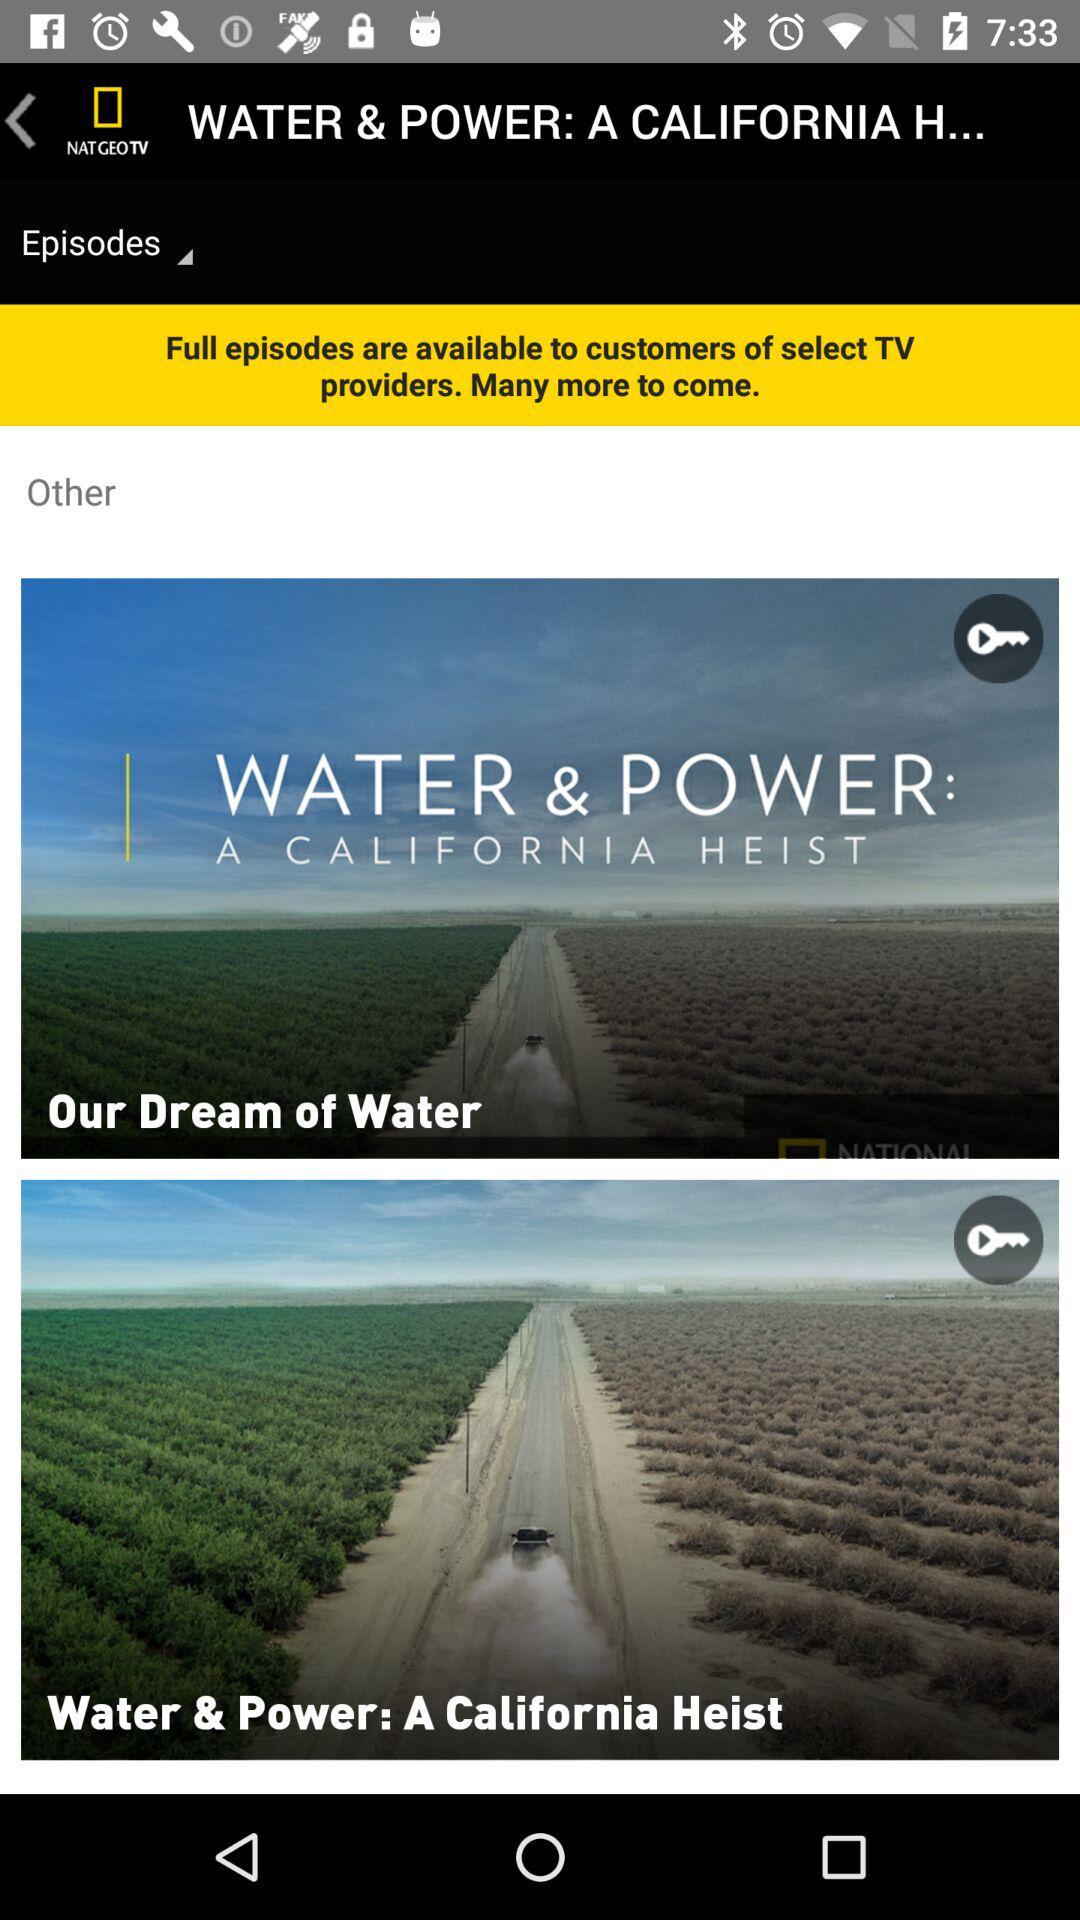 The width and height of the screenshot is (1080, 1920). What do you see at coordinates (20, 119) in the screenshot?
I see `icon above episodes icon` at bounding box center [20, 119].